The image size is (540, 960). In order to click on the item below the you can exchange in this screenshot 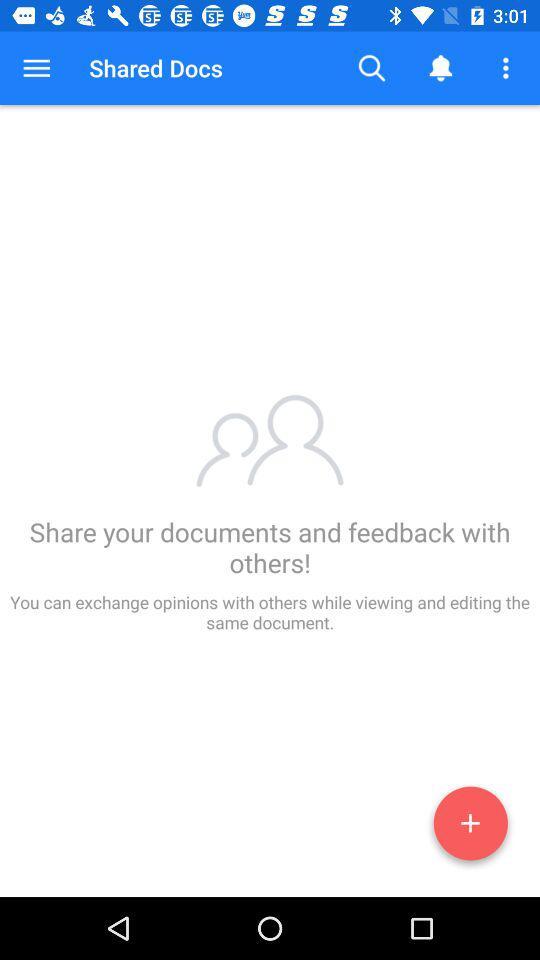, I will do `click(470, 827)`.